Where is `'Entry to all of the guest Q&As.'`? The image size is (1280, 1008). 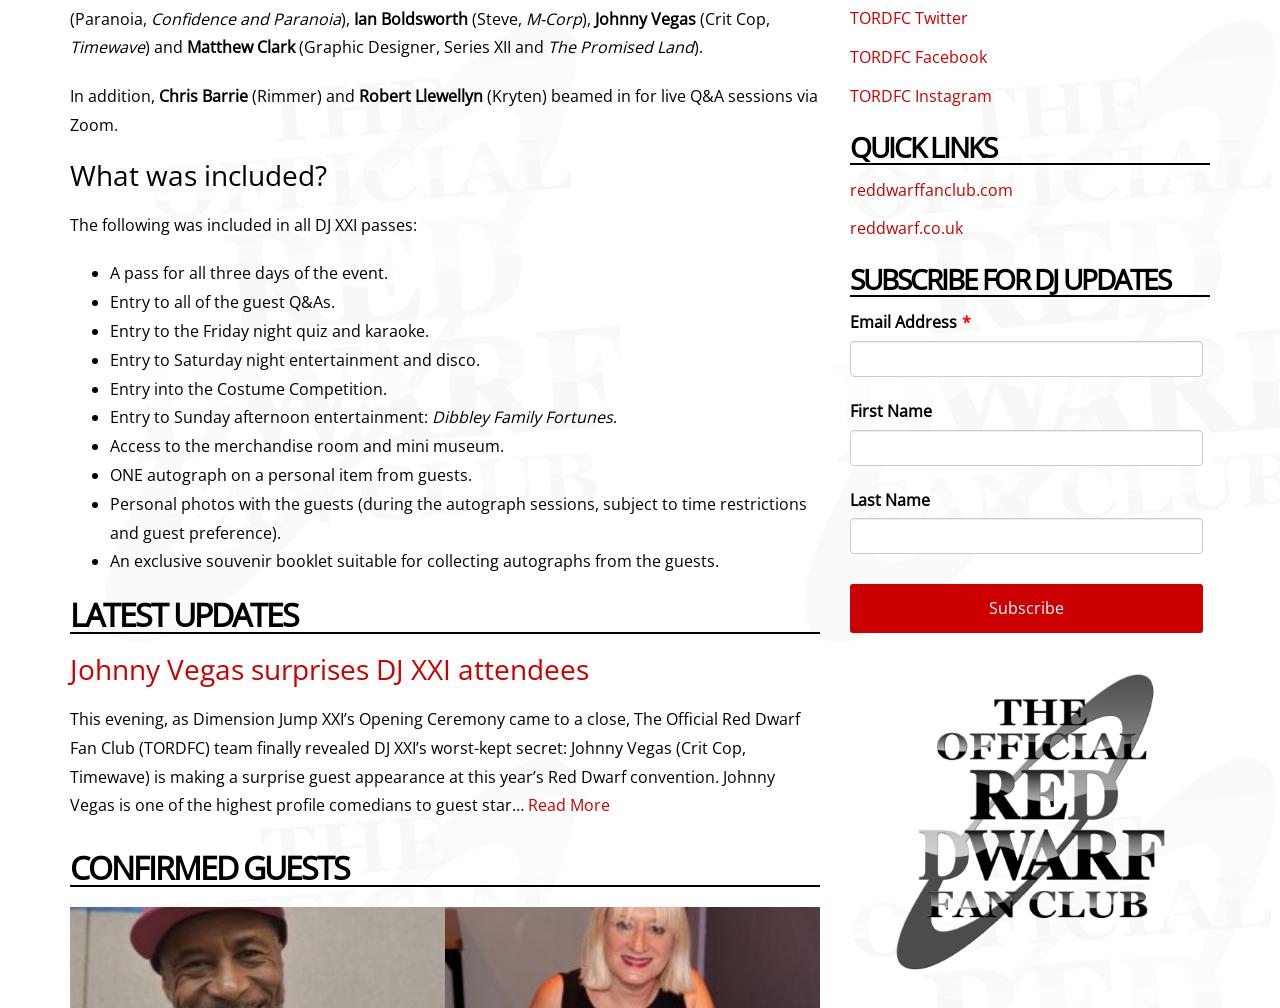
'Entry to all of the guest Q&As.' is located at coordinates (108, 301).